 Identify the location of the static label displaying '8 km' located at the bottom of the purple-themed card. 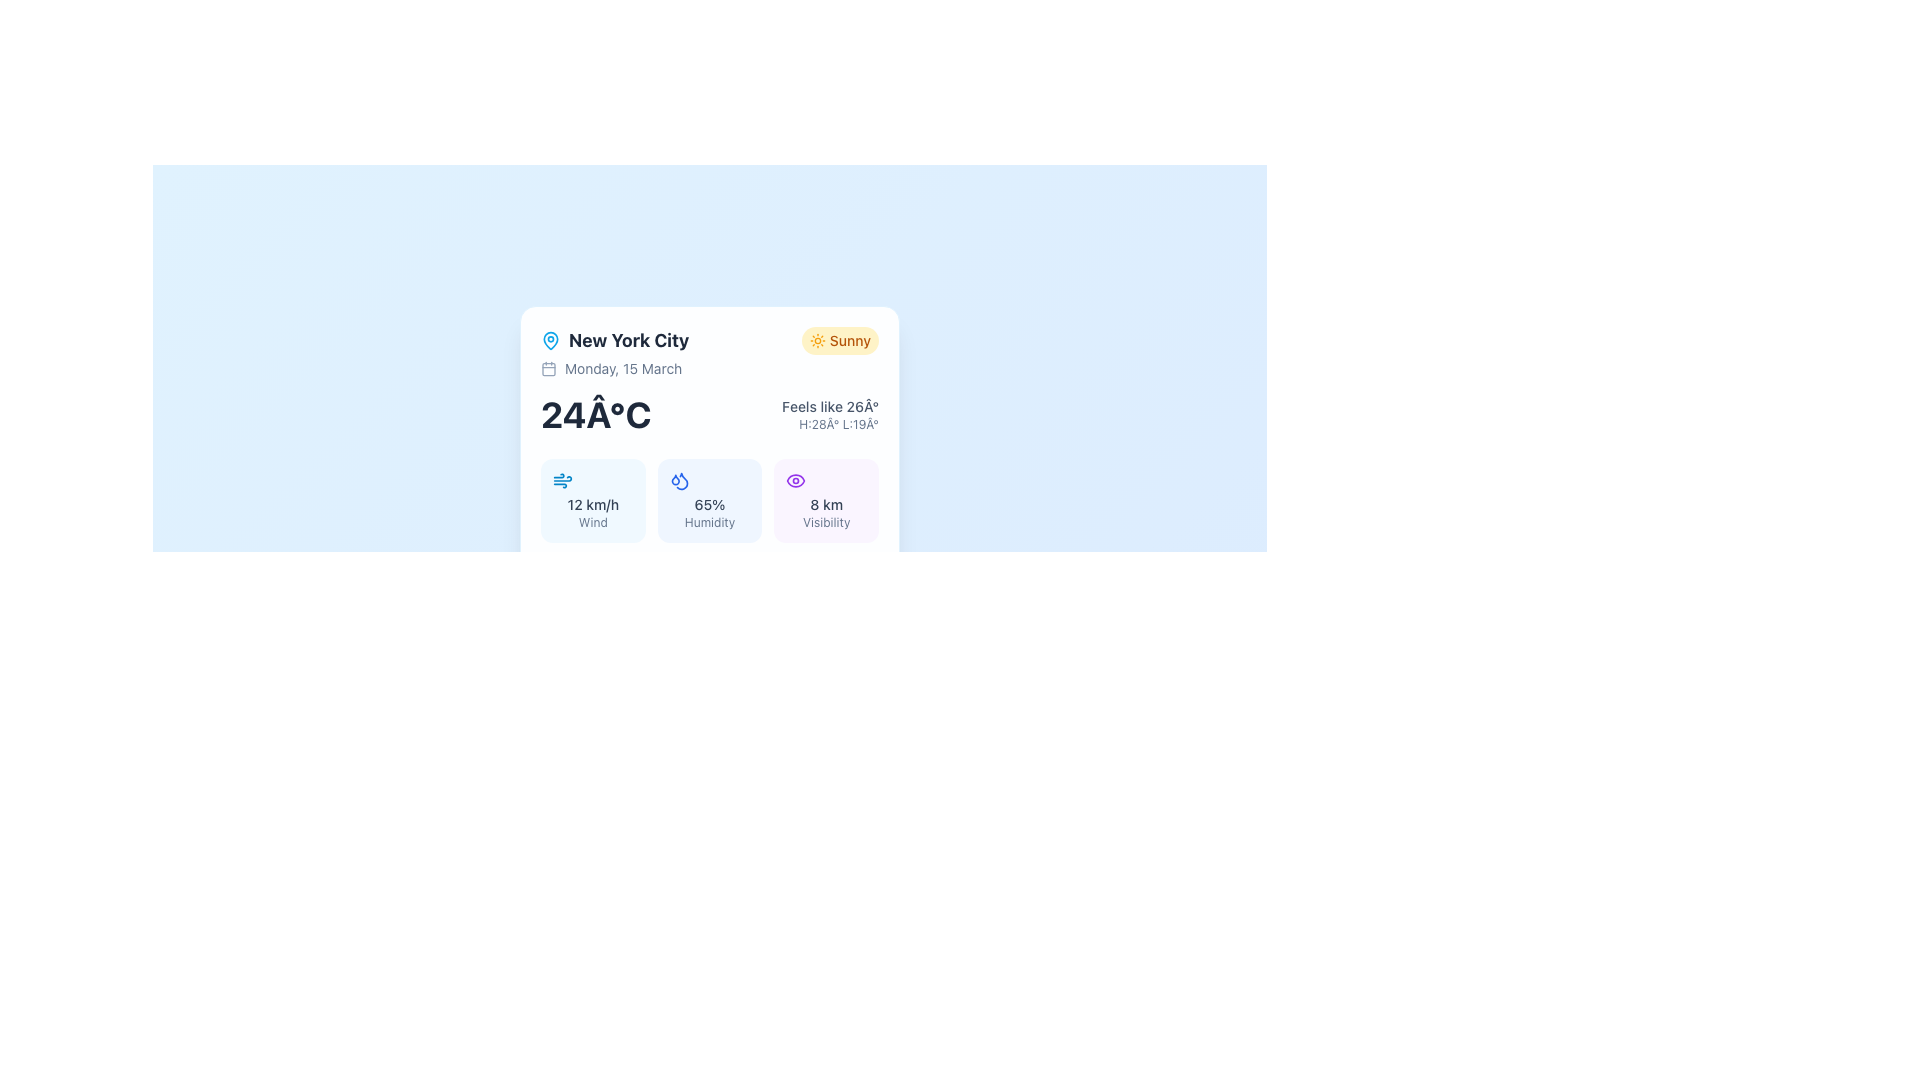
(826, 504).